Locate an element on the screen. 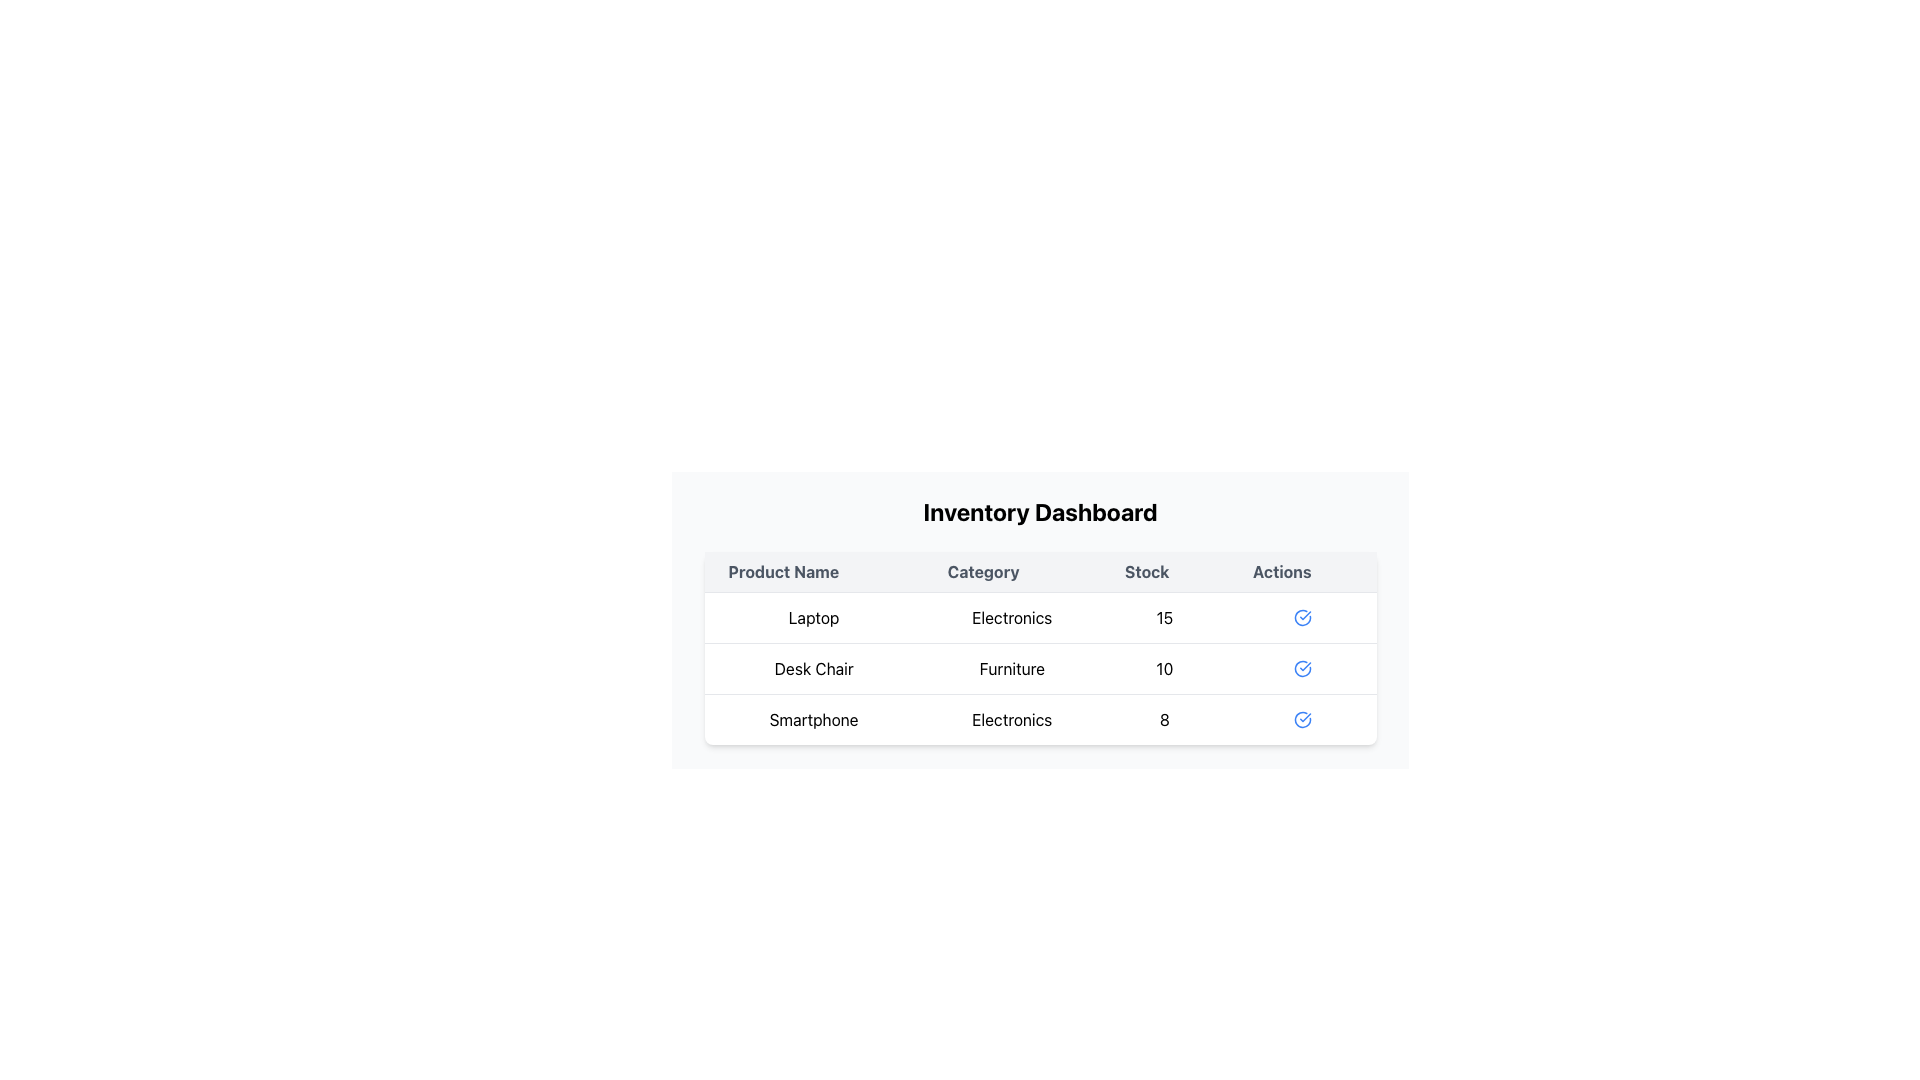 The width and height of the screenshot is (1920, 1080). the Icon Button in the 'Actions' column of the second row of the table associated with the 'Desk Chair' product to trigger a visual change is located at coordinates (1302, 668).